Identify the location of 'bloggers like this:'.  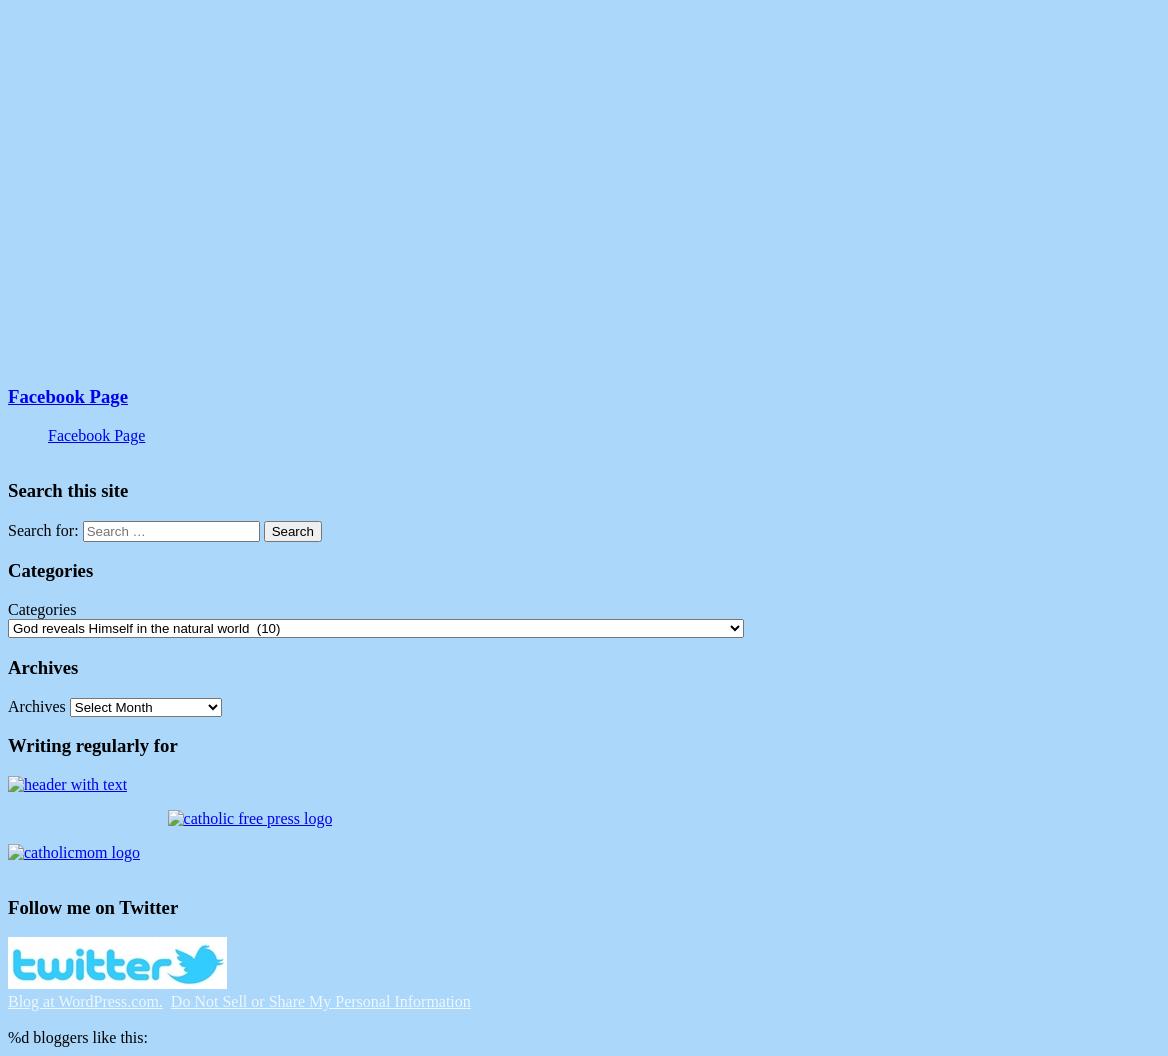
(86, 1036).